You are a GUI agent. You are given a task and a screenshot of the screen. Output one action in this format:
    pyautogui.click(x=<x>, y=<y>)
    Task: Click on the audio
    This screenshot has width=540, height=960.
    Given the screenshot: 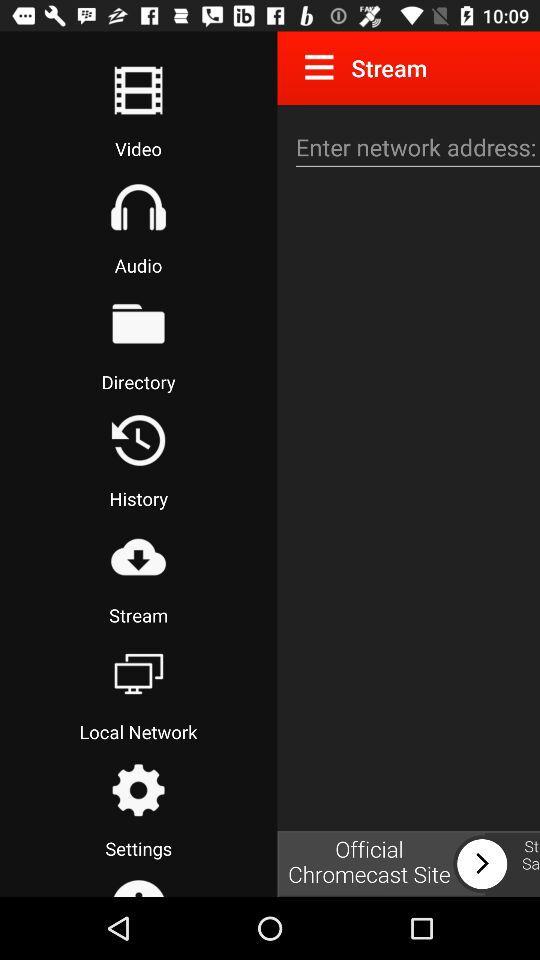 What is the action you would take?
    pyautogui.click(x=137, y=207)
    